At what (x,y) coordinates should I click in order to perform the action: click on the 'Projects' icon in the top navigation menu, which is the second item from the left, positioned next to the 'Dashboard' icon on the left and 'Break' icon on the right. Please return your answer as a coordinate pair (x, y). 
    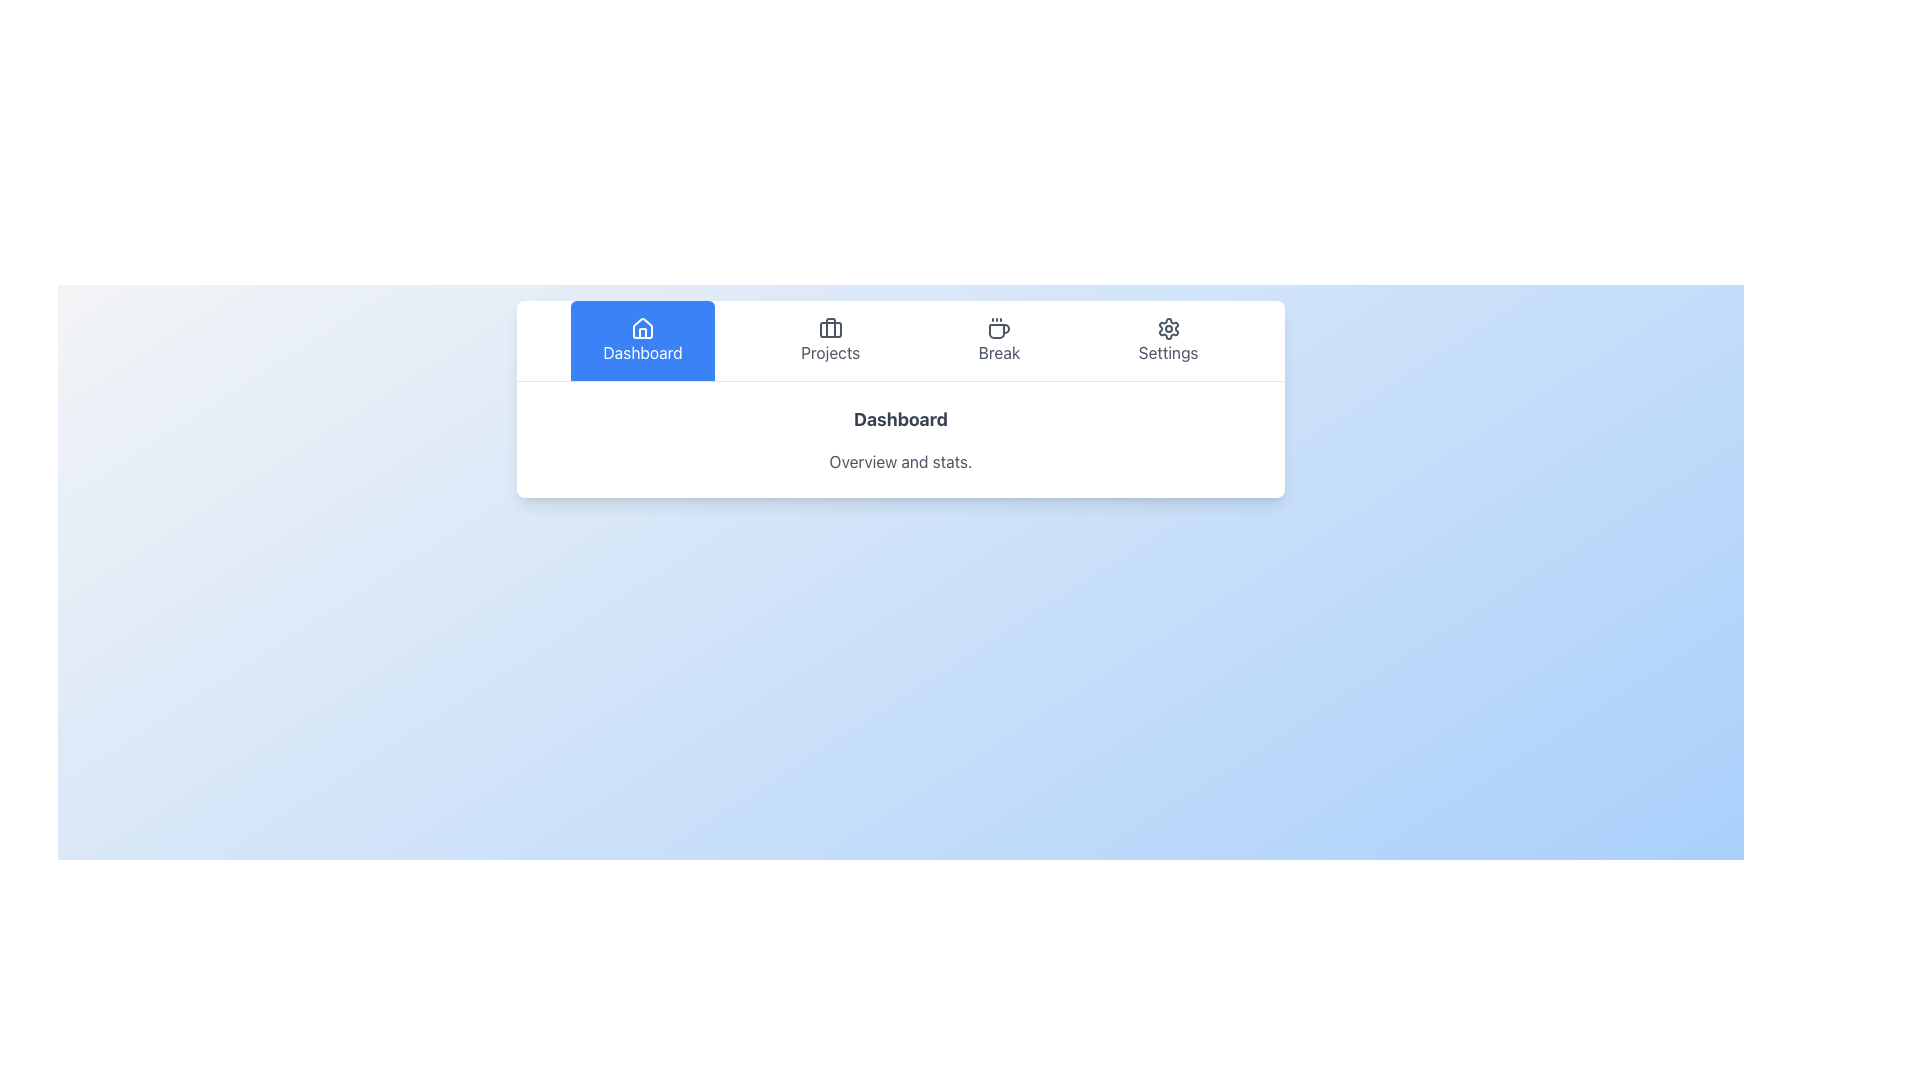
    Looking at the image, I should click on (830, 327).